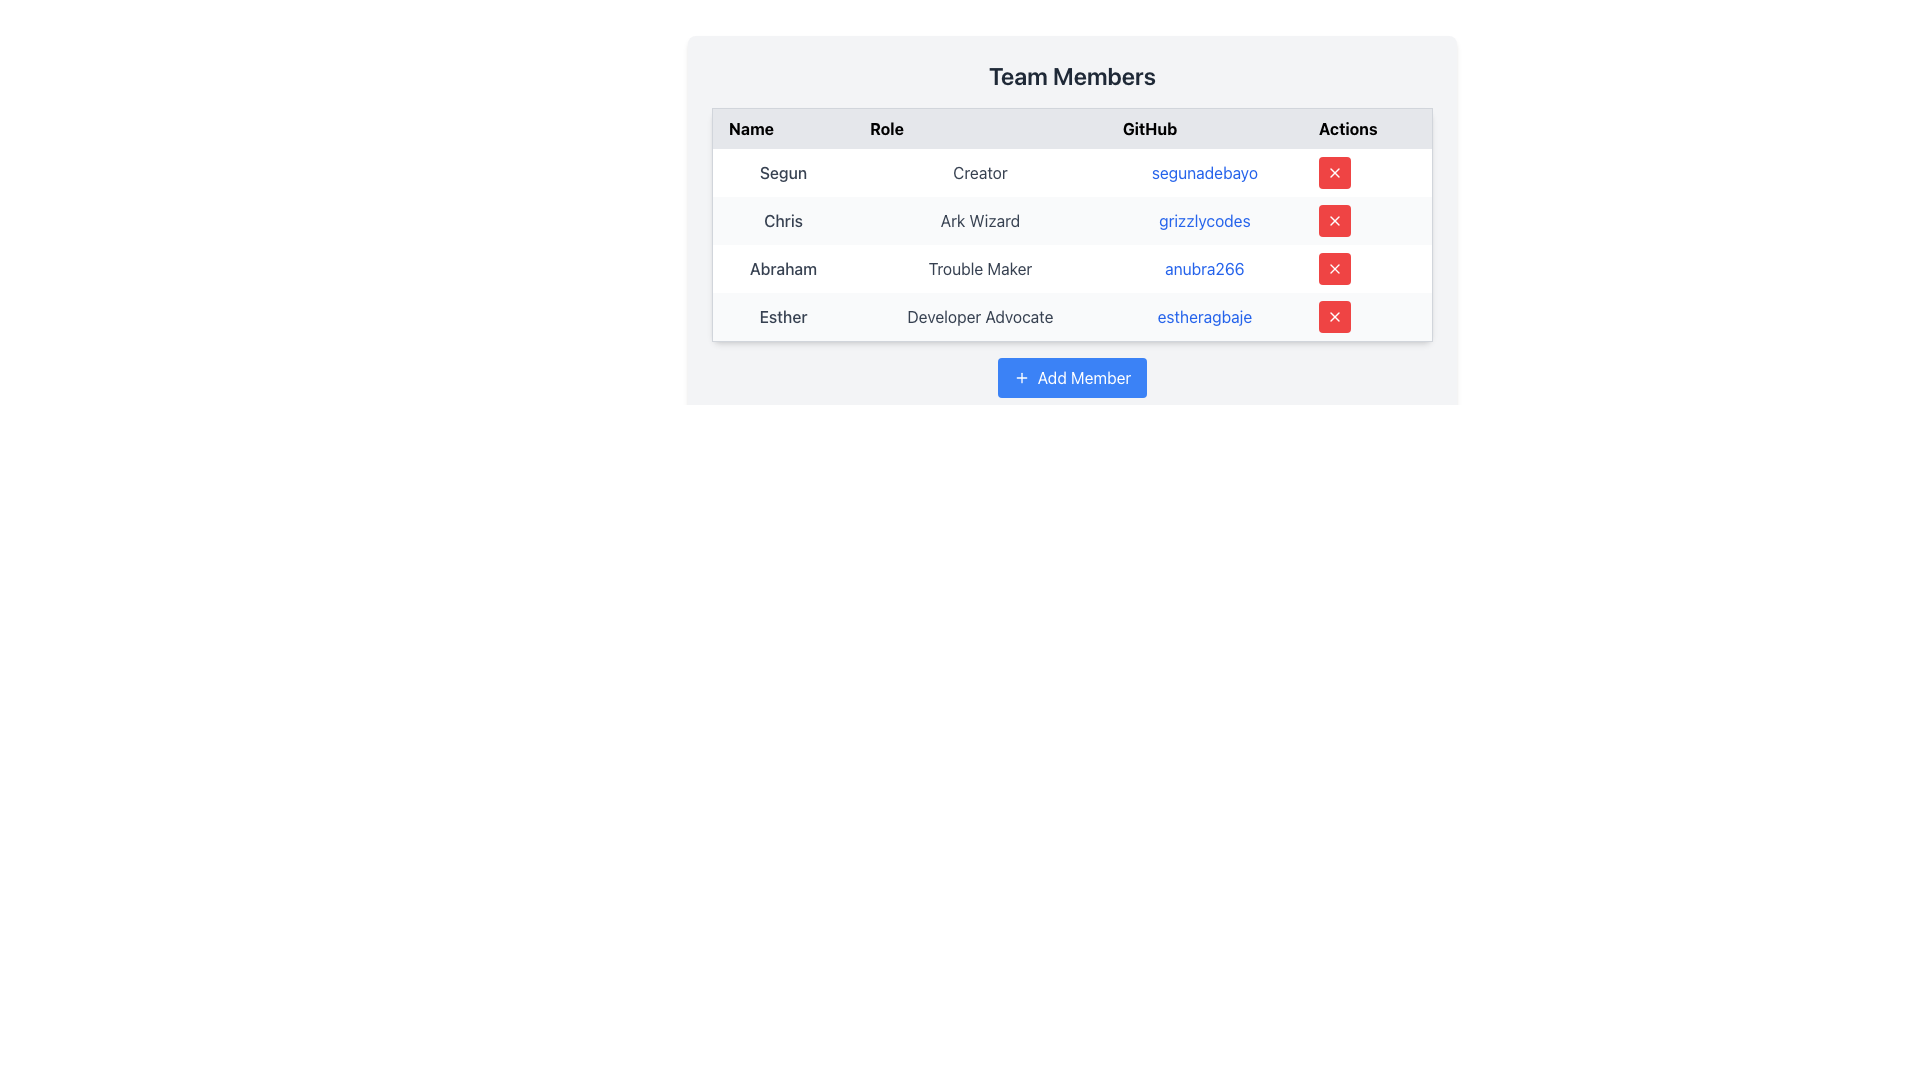 The width and height of the screenshot is (1920, 1080). What do you see at coordinates (1021, 378) in the screenshot?
I see `the 'Add Member' button which contains the icon for adding a new member, located centrally below the team members table` at bounding box center [1021, 378].